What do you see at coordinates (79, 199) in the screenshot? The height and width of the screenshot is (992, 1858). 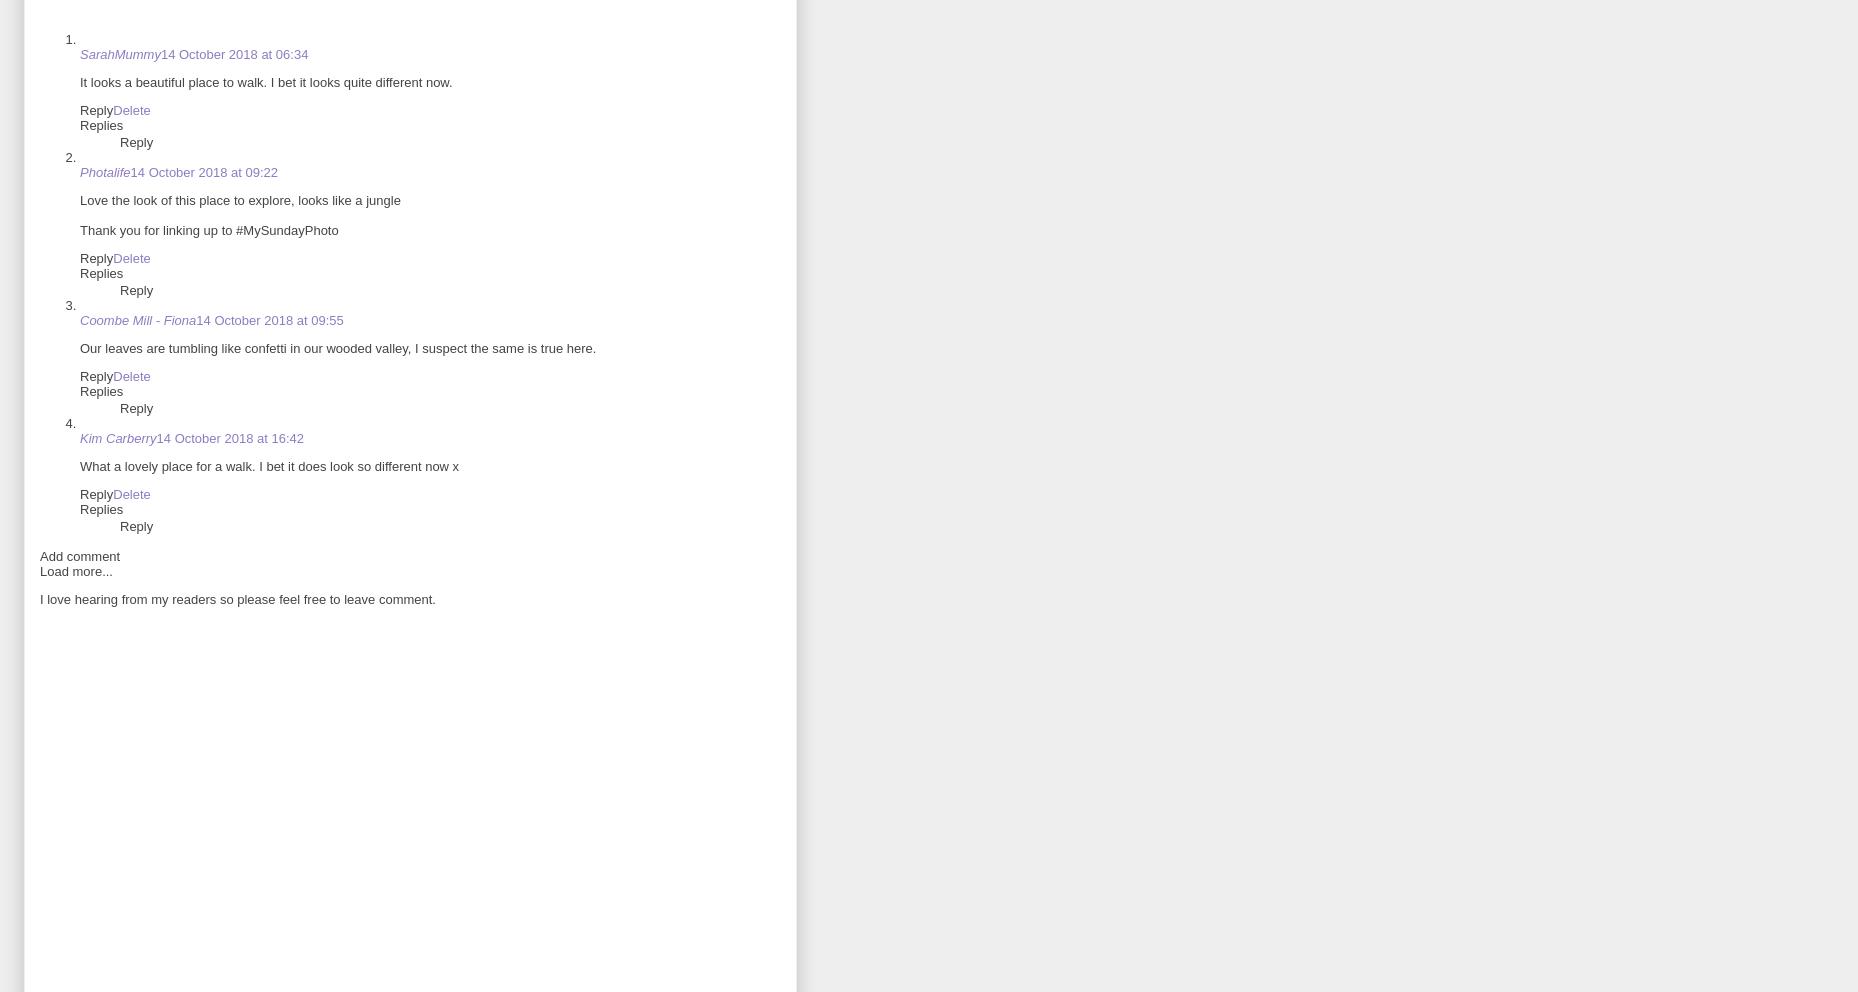 I see `'Love the look of this place to explore, looks like a jungle'` at bounding box center [79, 199].